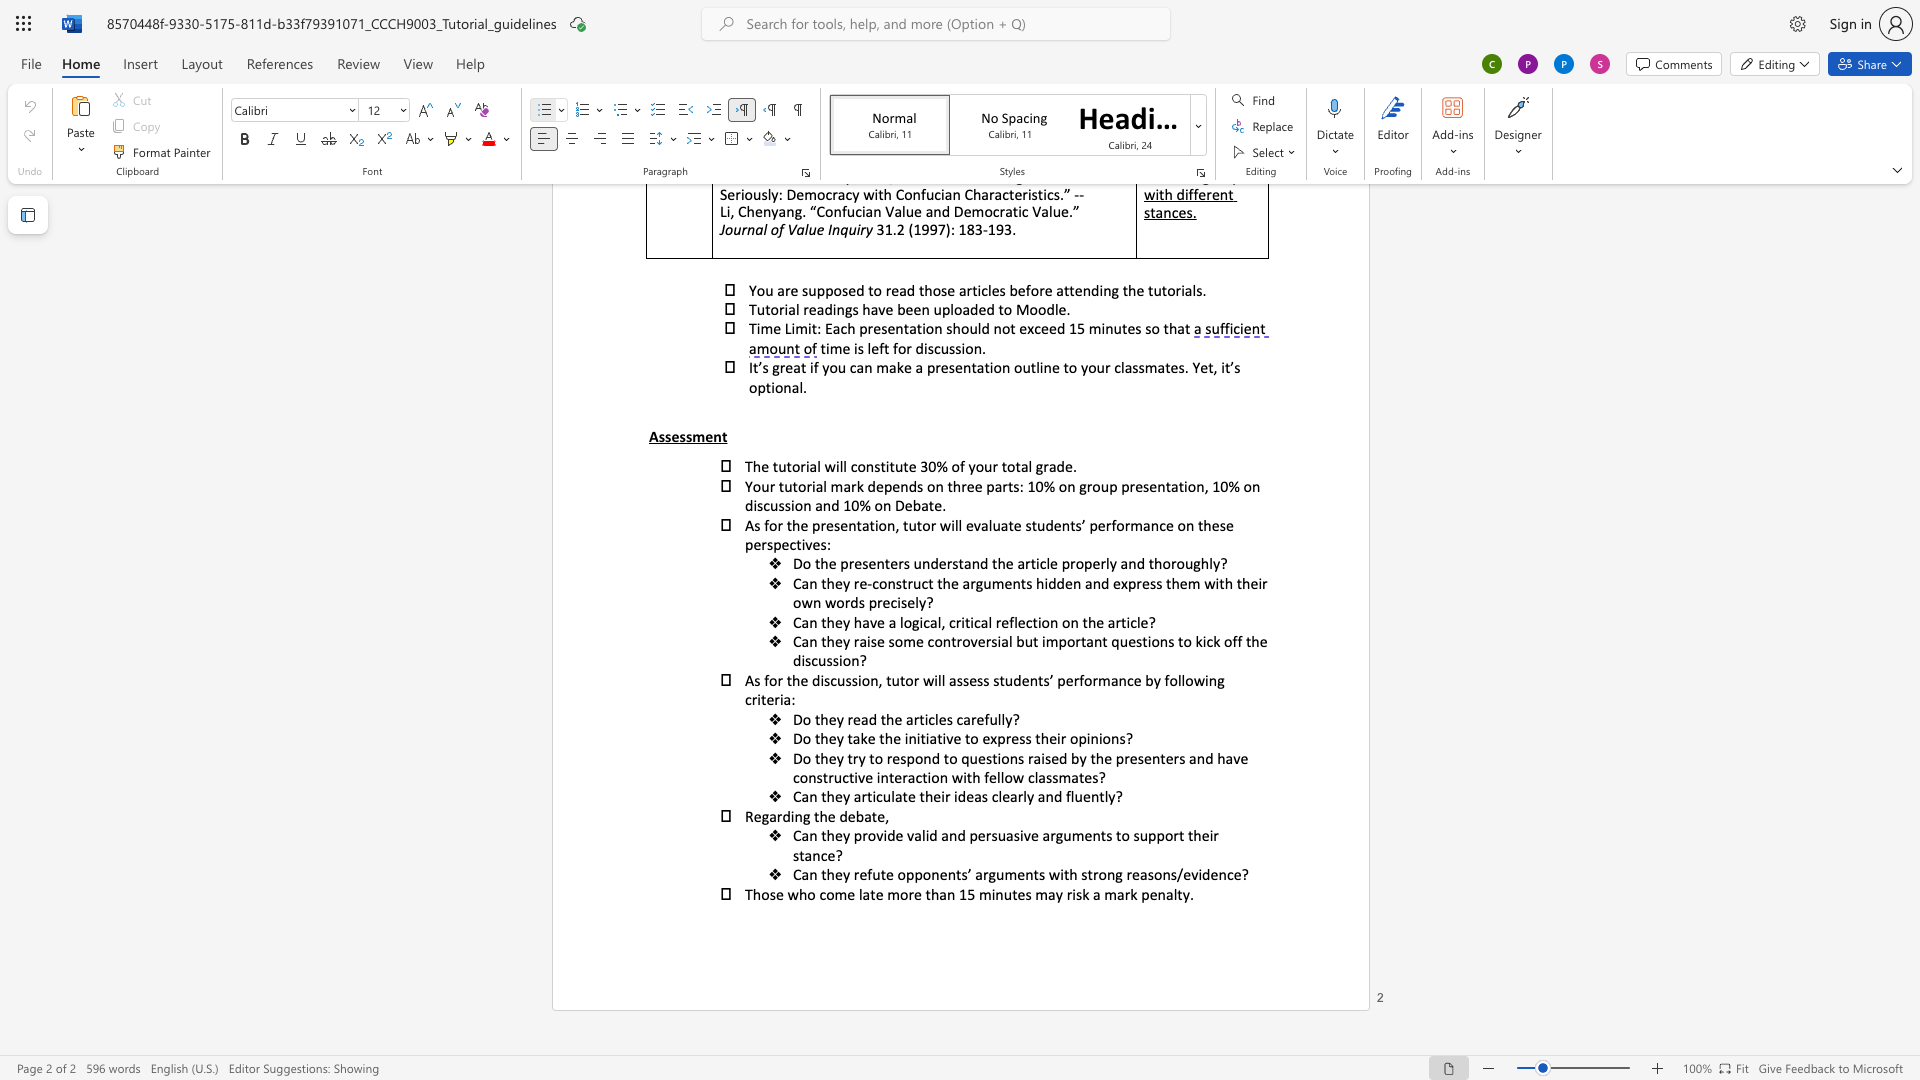  Describe the element at coordinates (938, 718) in the screenshot. I see `the space between the continuous character "l" and "e" in the text` at that location.